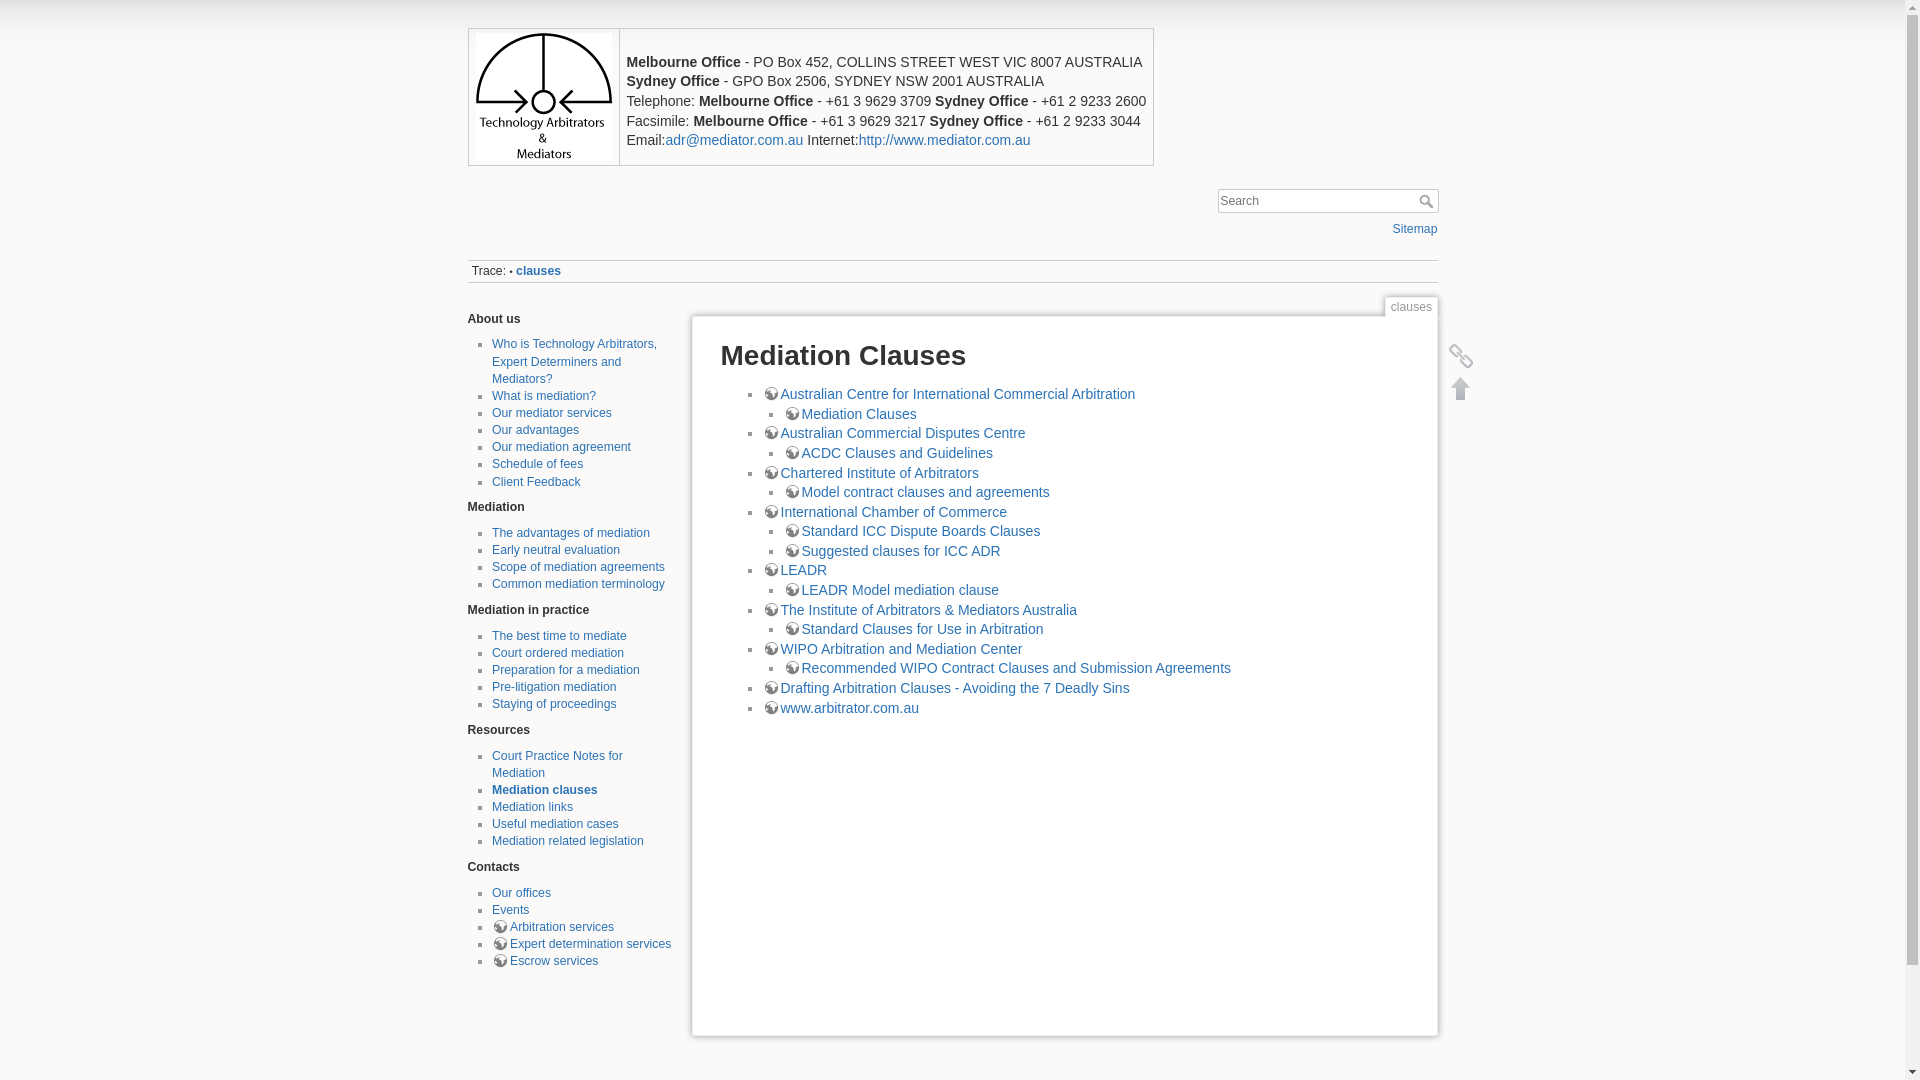 This screenshot has width=1920, height=1080. Describe the element at coordinates (580, 944) in the screenshot. I see `'Expert determination services'` at that location.